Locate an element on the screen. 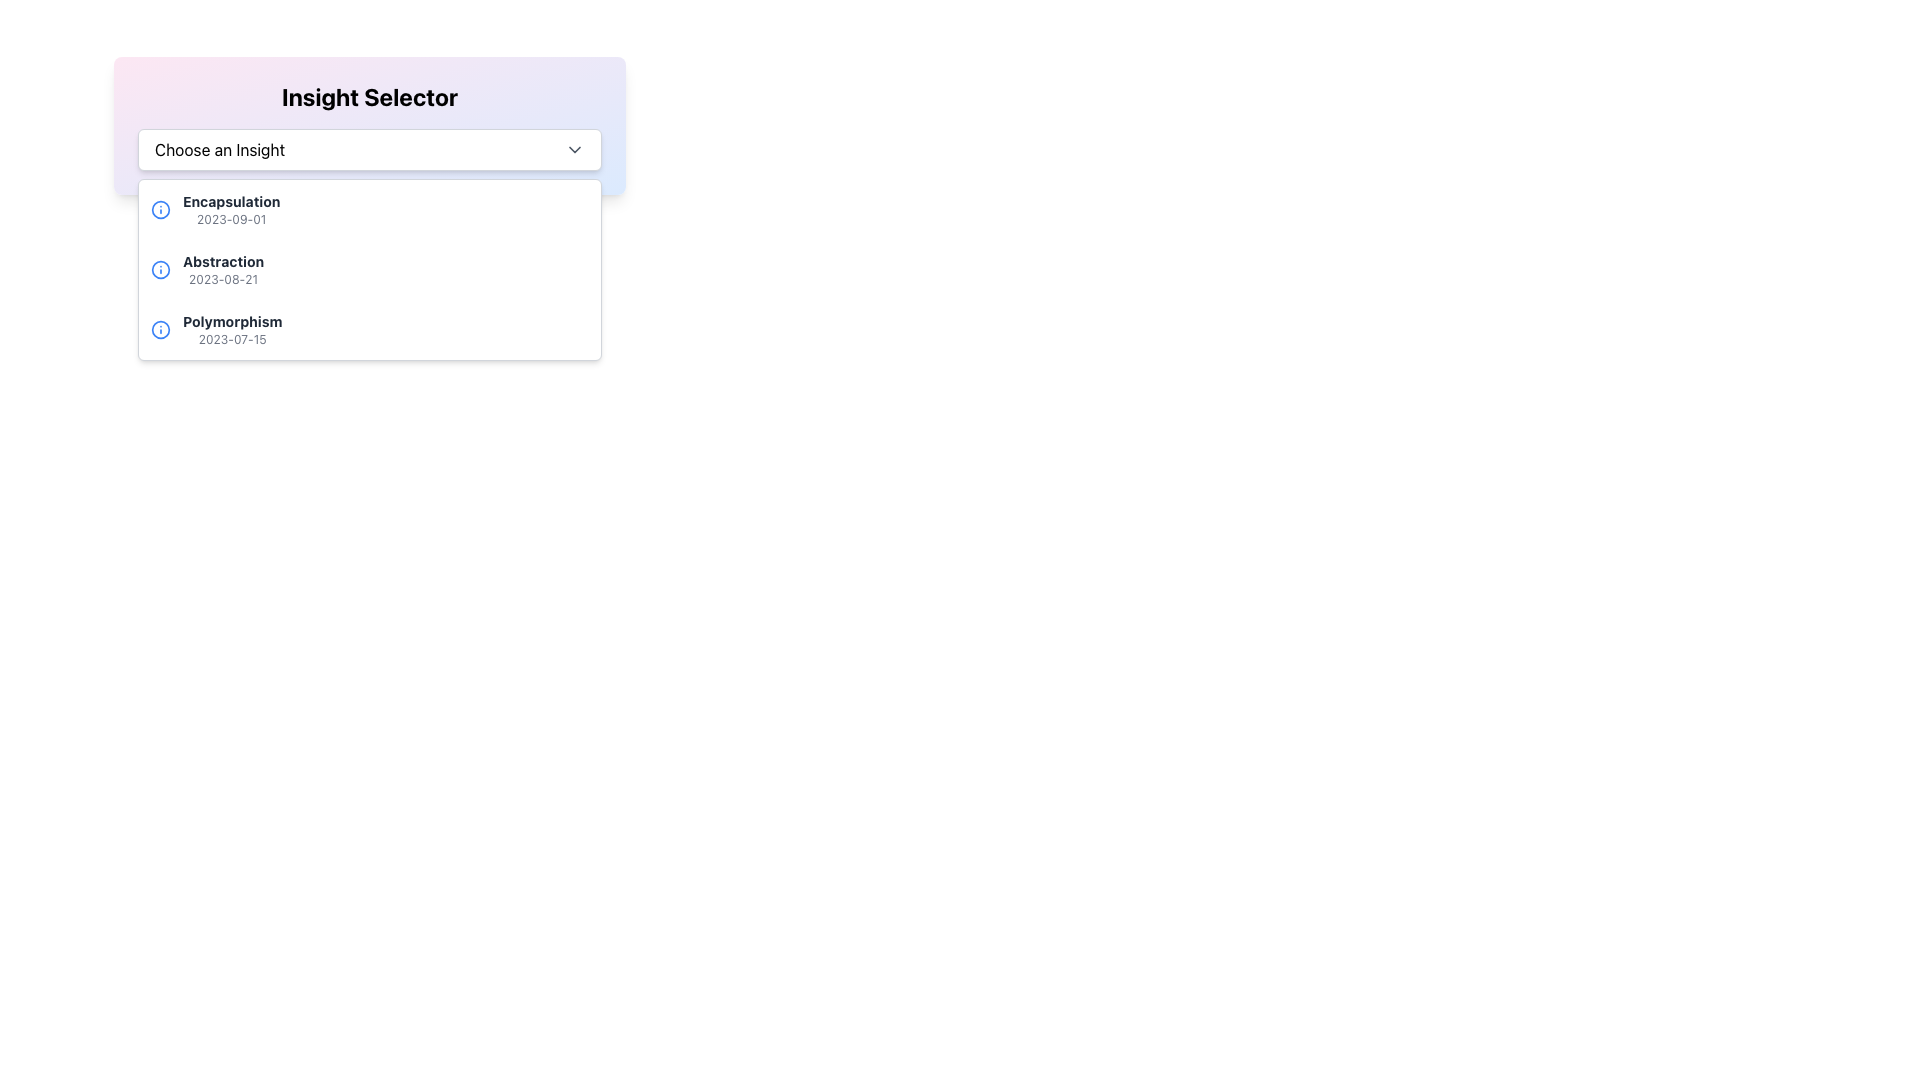 This screenshot has height=1080, width=1920. the icon component located in the second row of the dropdown menu next to the title 'Abstraction' is located at coordinates (161, 270).